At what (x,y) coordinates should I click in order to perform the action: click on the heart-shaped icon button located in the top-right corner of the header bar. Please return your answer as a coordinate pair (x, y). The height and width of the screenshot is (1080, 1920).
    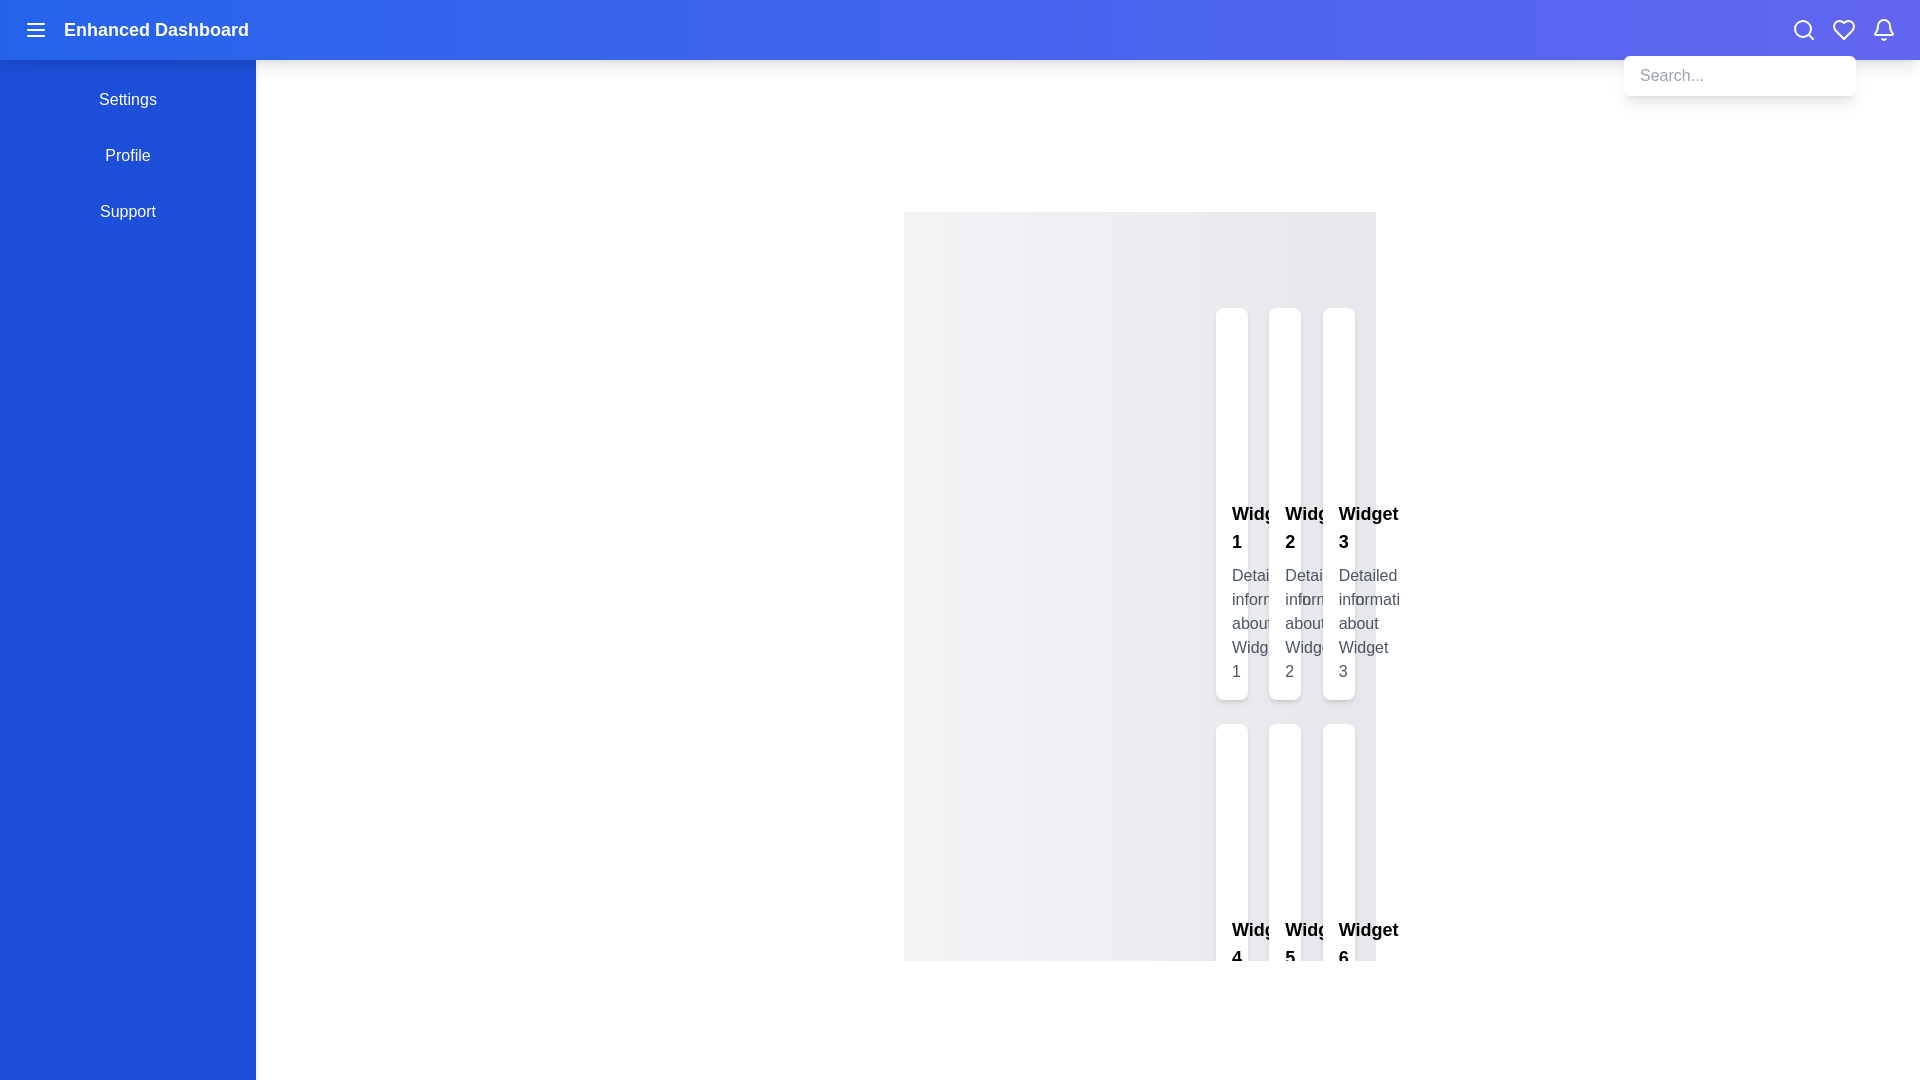
    Looking at the image, I should click on (1842, 30).